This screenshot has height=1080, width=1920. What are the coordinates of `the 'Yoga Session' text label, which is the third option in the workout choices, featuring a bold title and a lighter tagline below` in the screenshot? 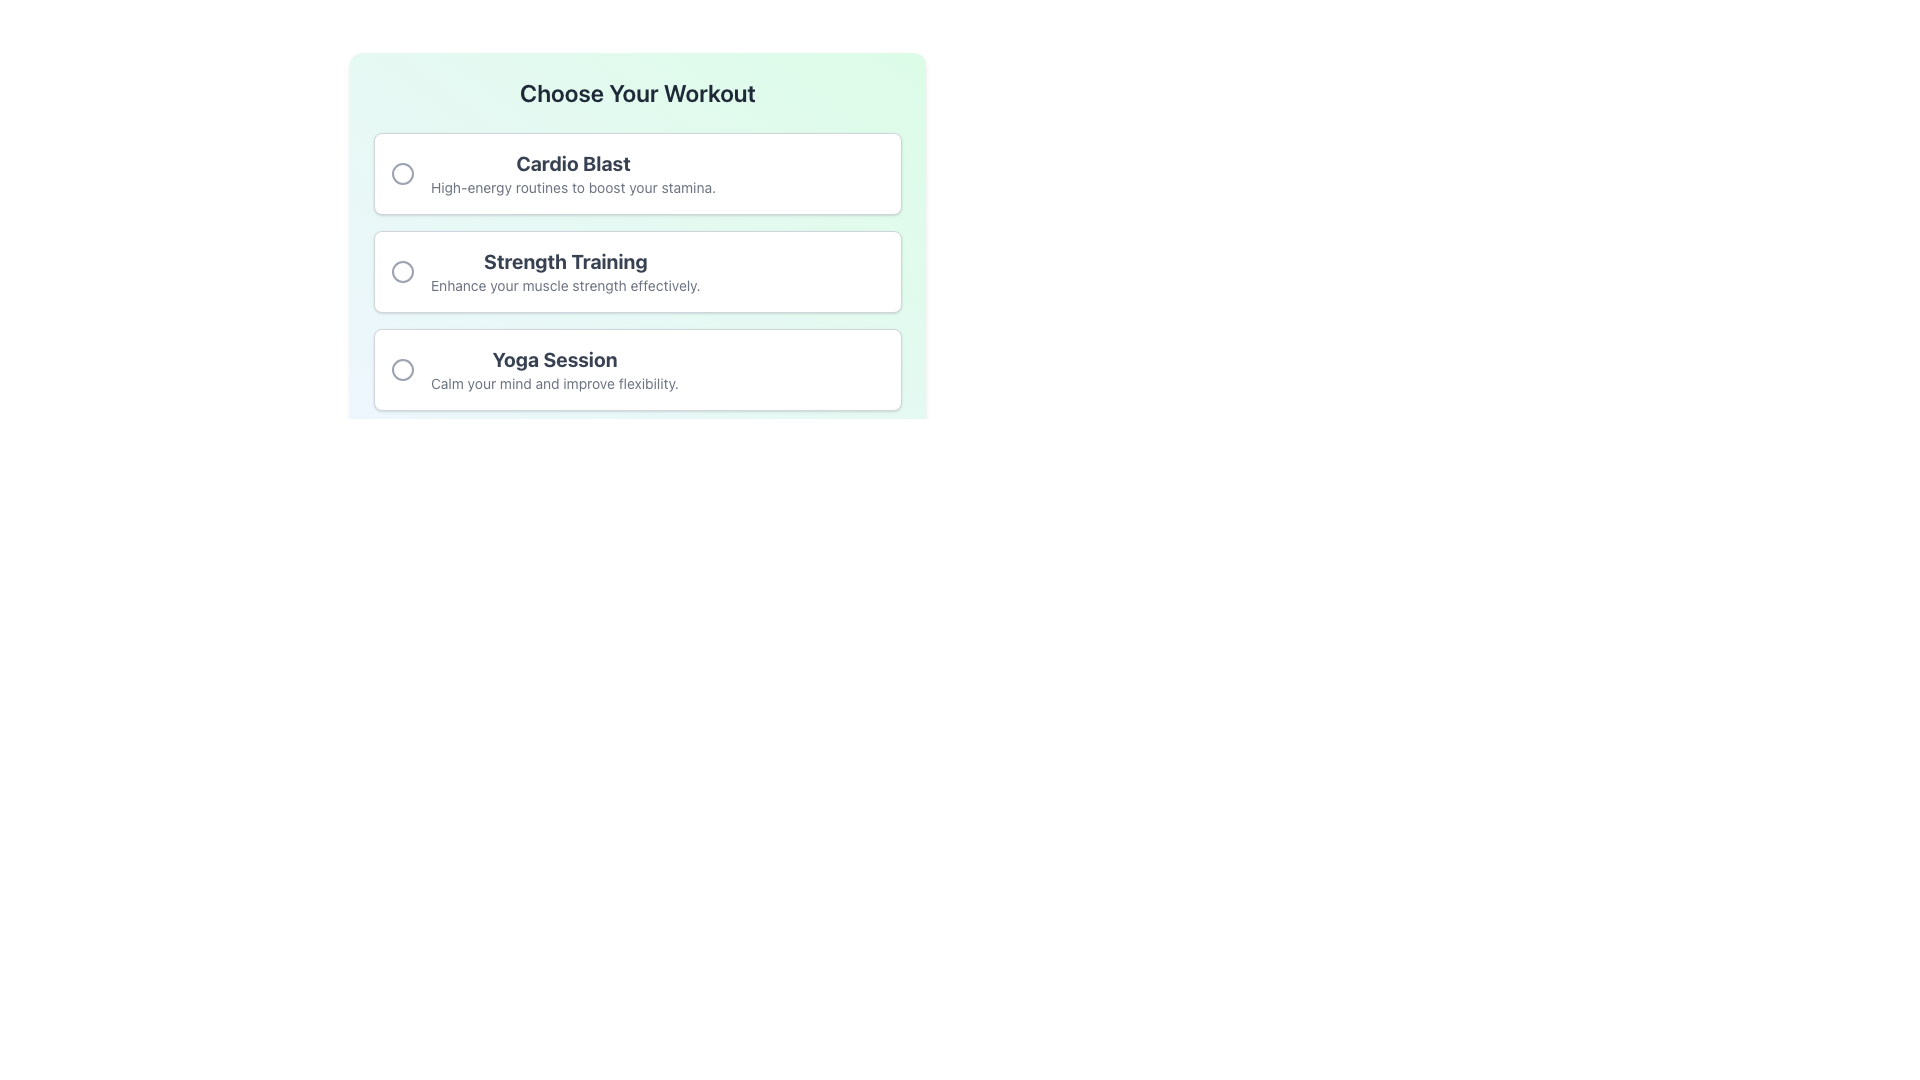 It's located at (554, 370).